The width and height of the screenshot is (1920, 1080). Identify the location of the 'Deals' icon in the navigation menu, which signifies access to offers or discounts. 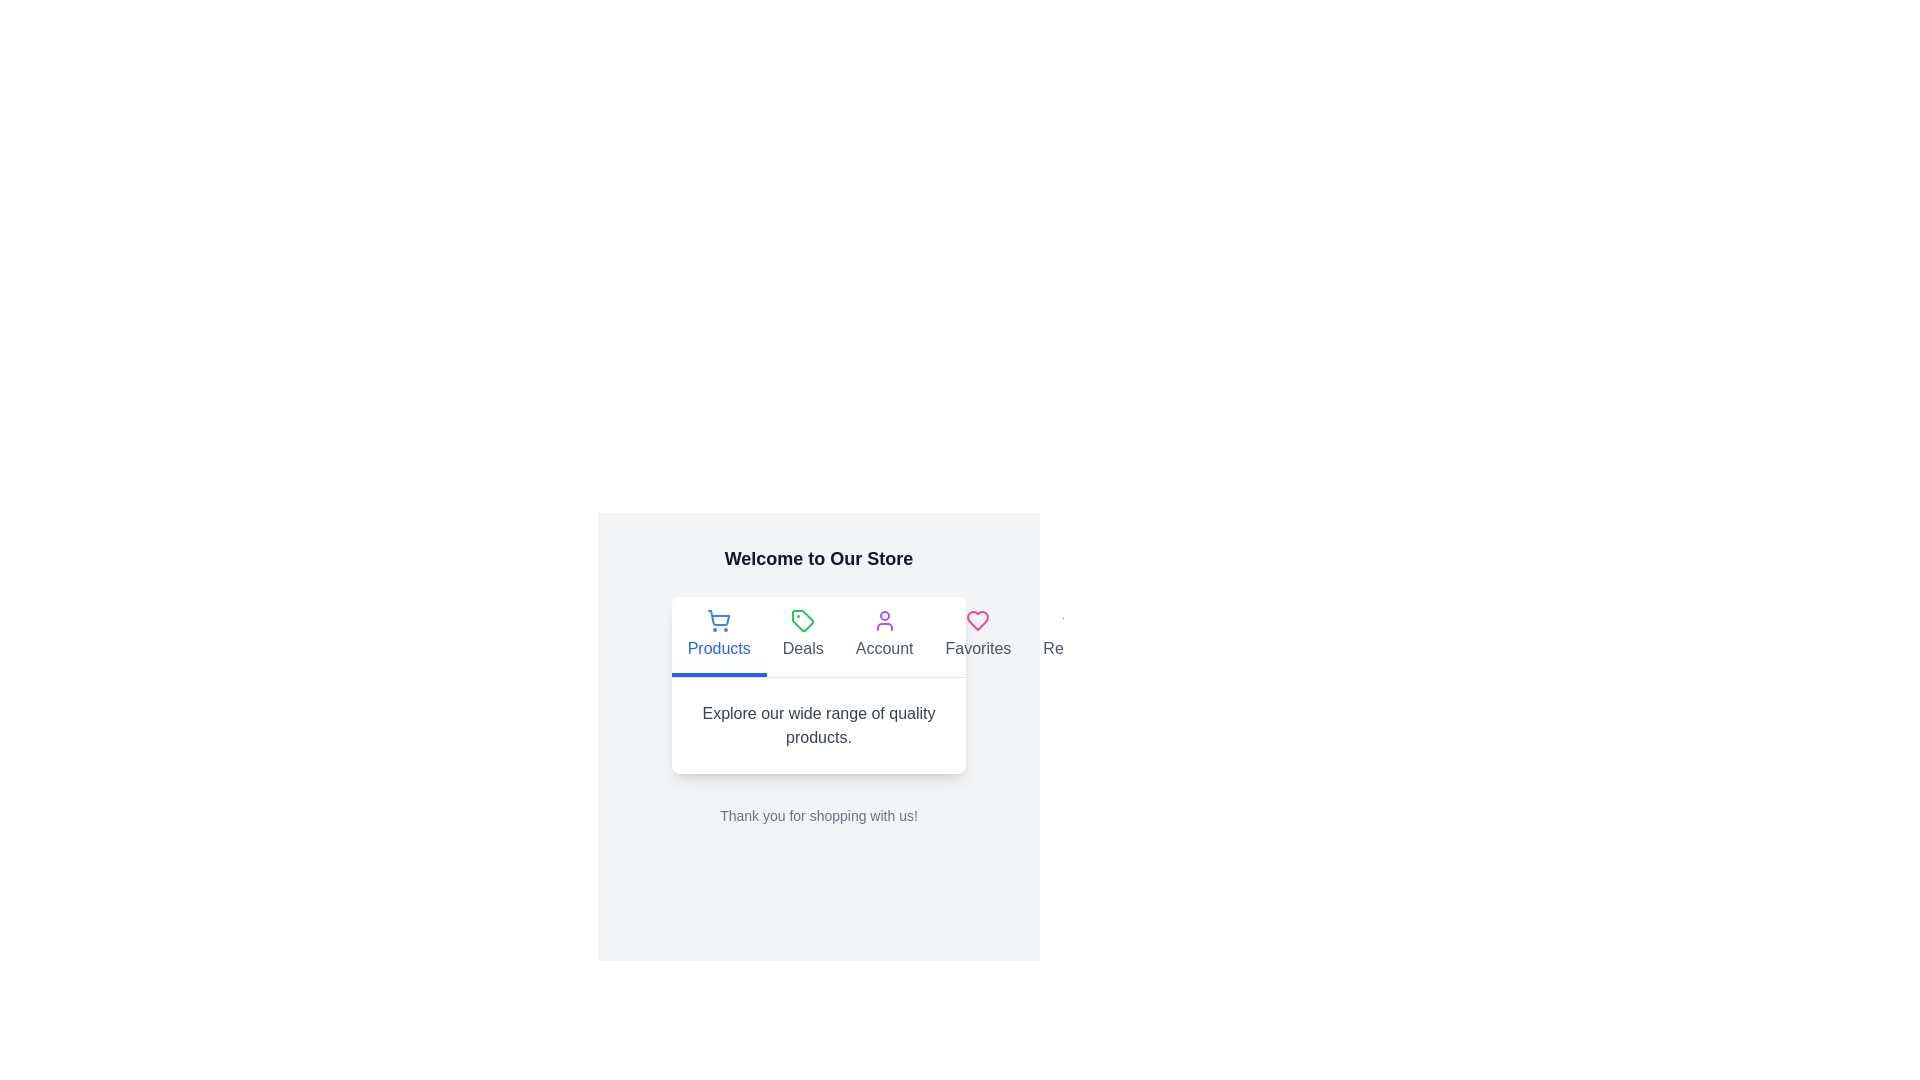
(803, 620).